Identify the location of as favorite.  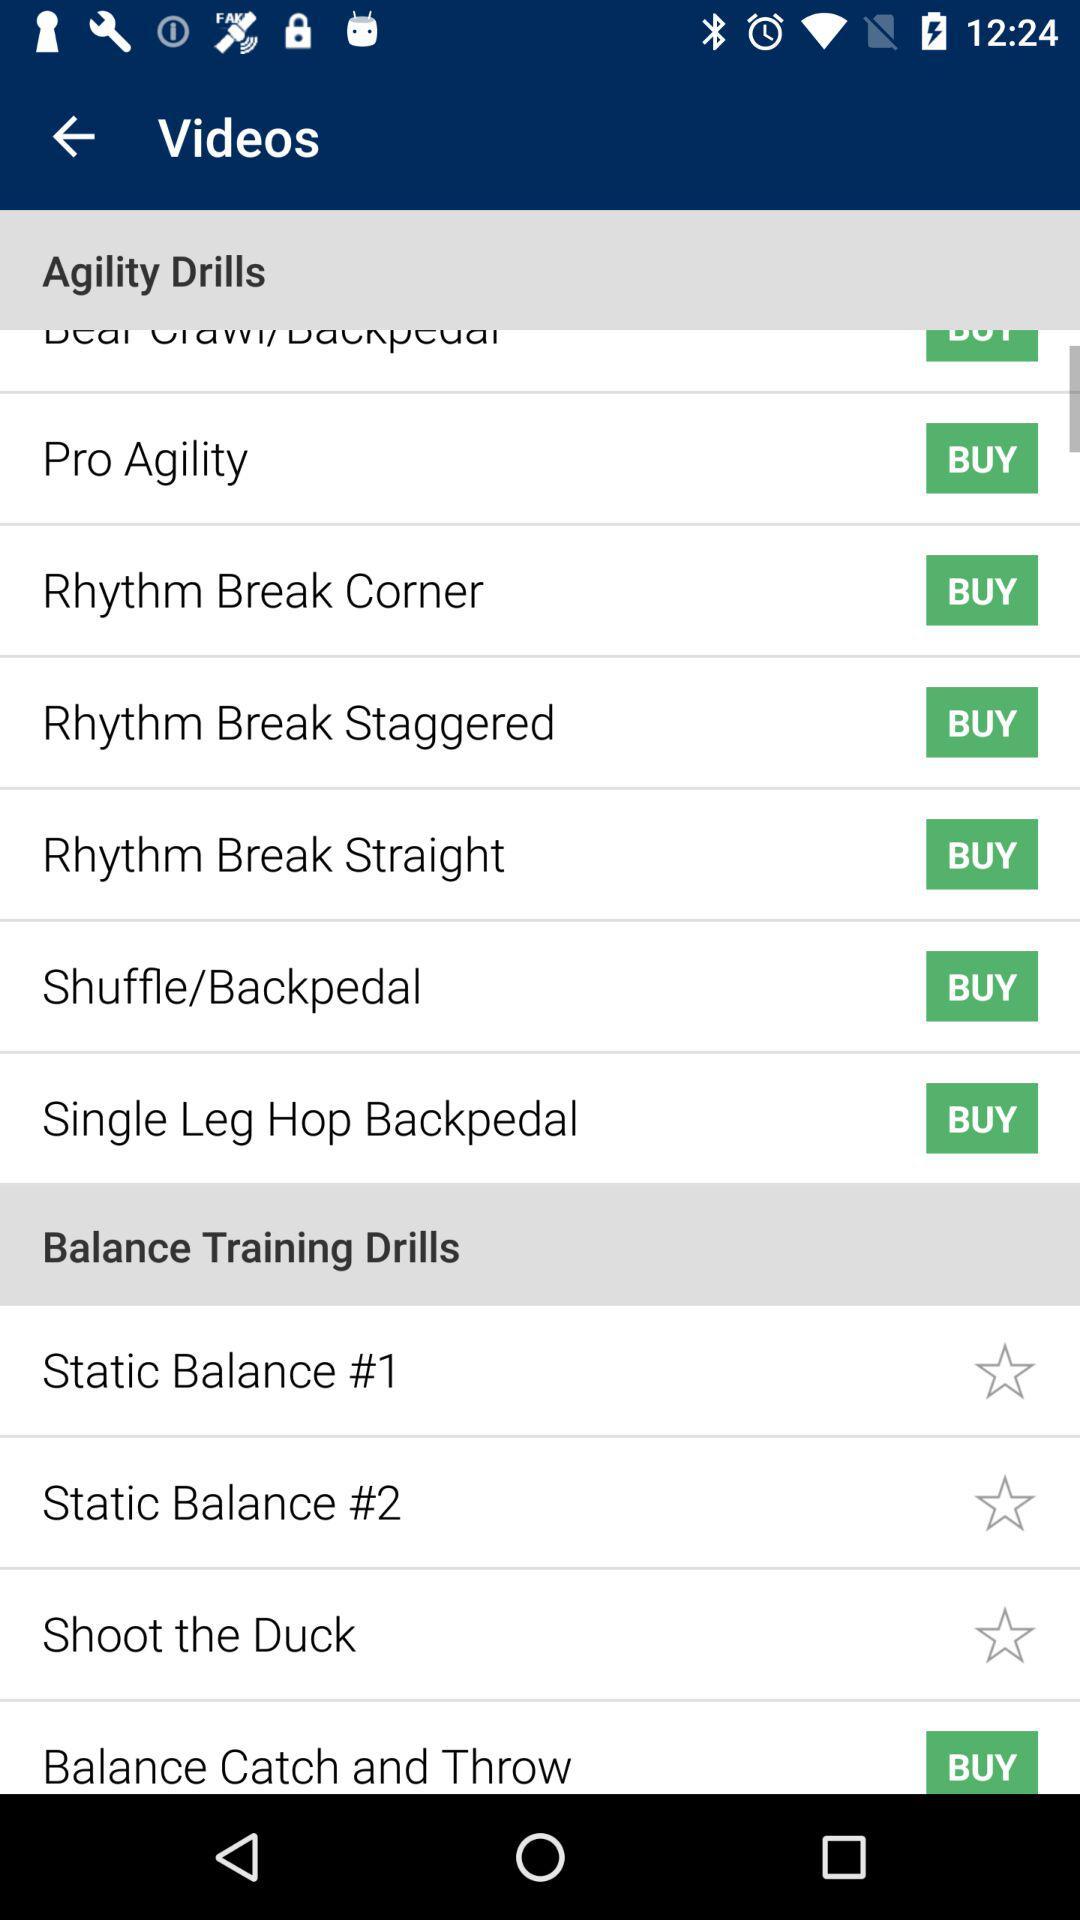
(1026, 1356).